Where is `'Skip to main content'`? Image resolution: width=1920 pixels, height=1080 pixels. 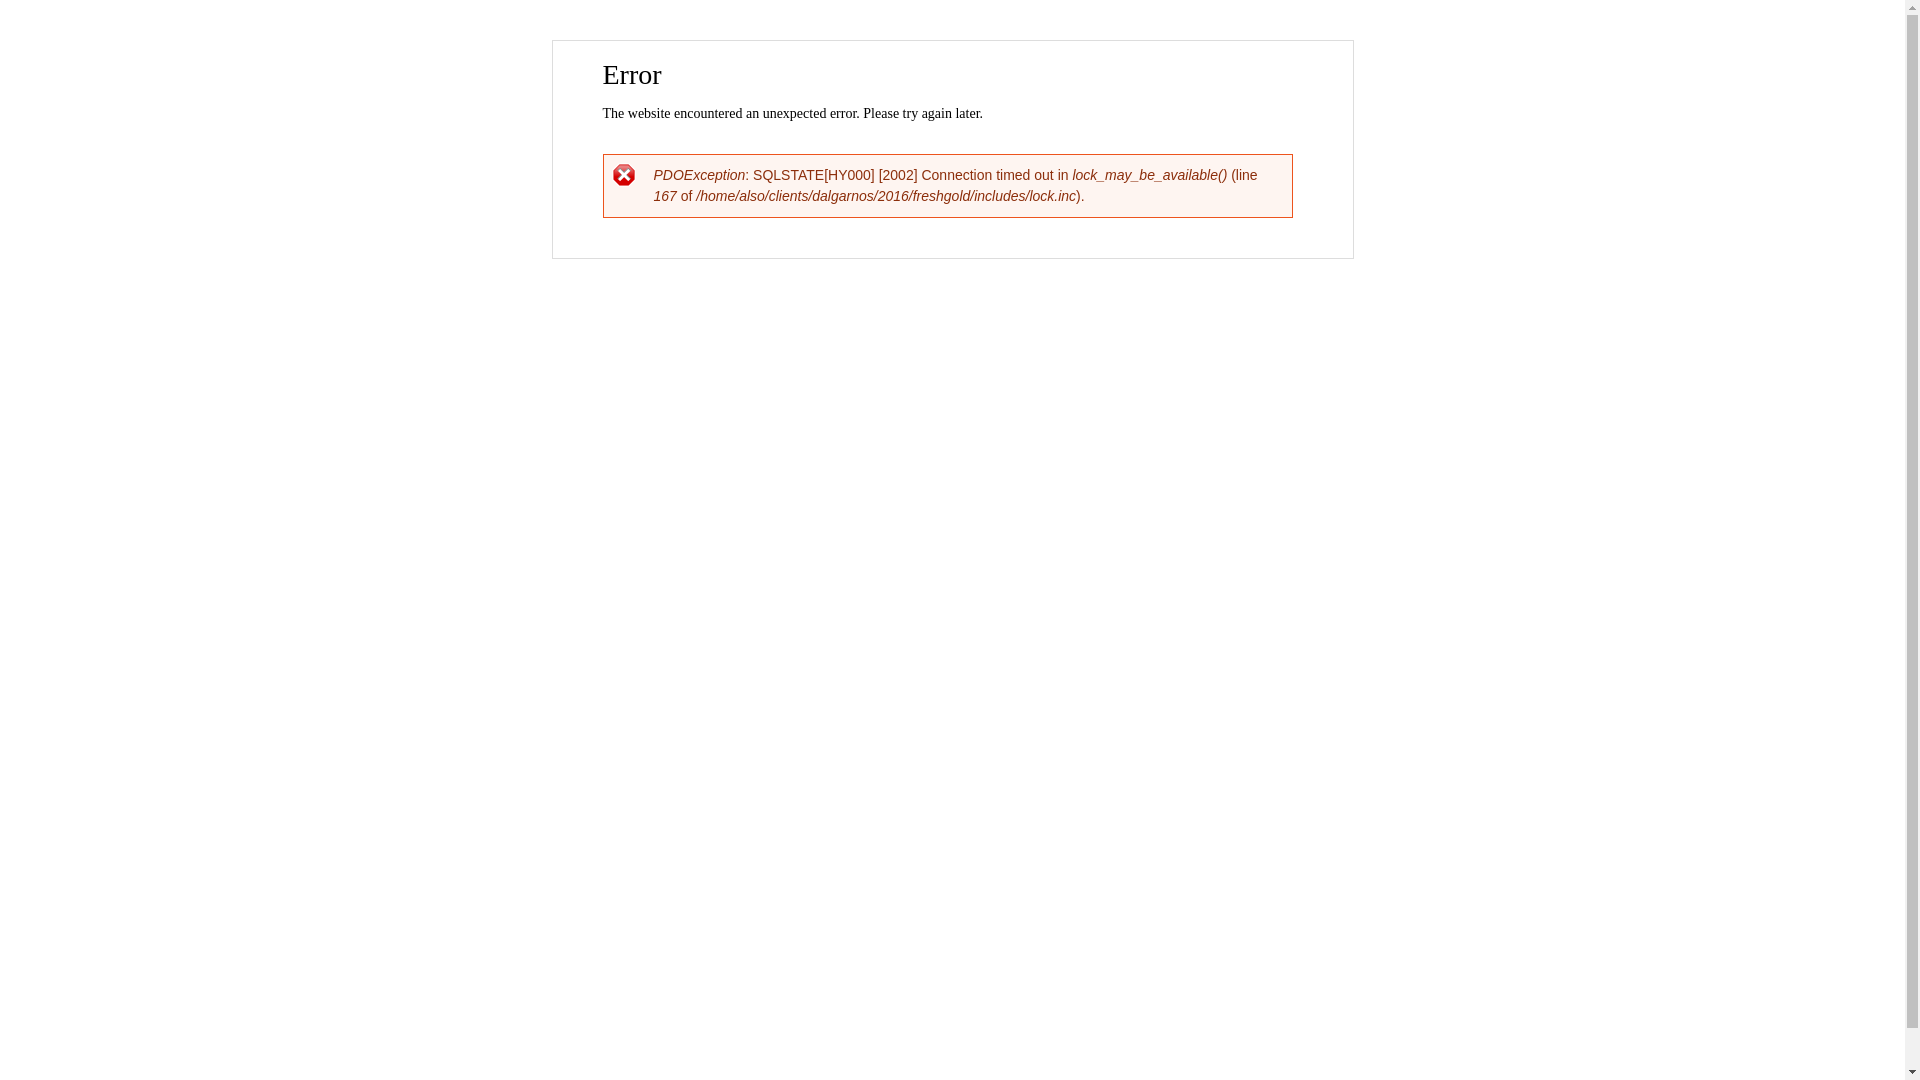 'Skip to main content' is located at coordinates (909, 42).